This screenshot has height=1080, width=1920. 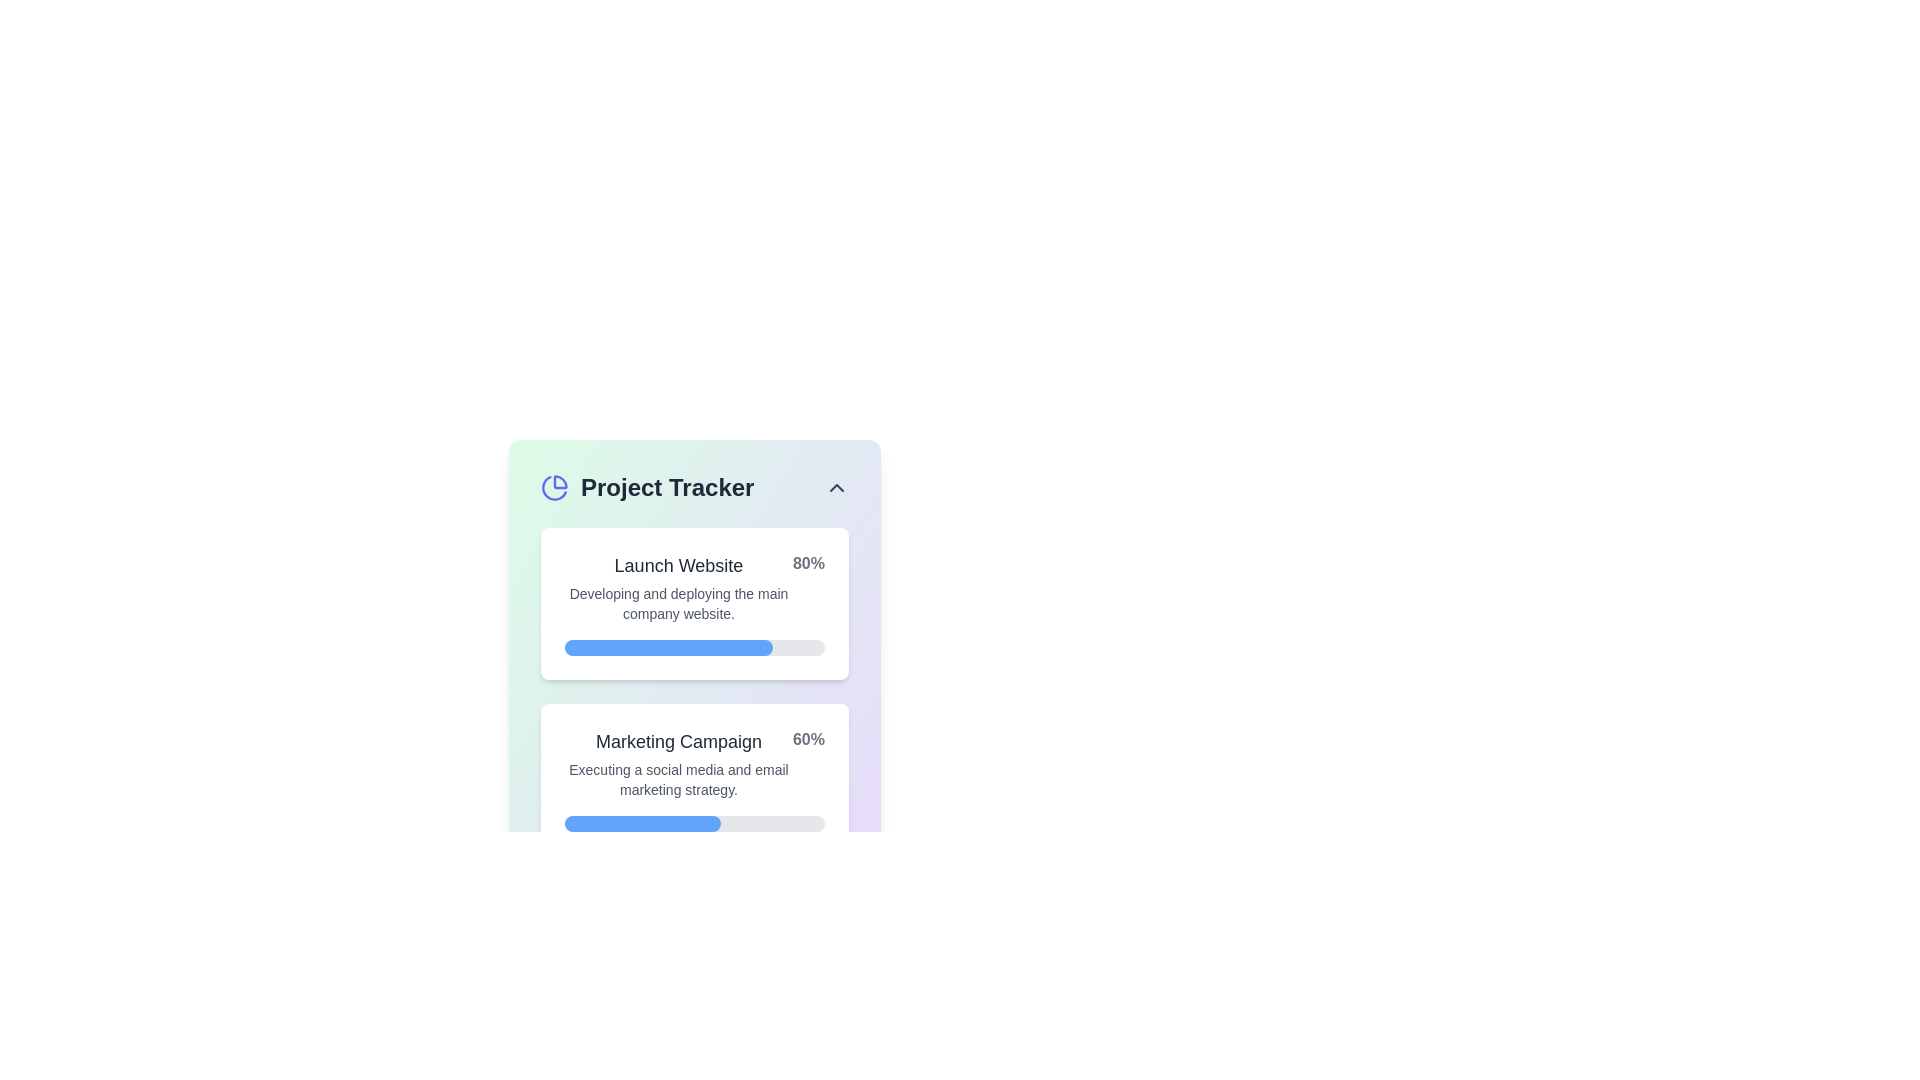 What do you see at coordinates (678, 603) in the screenshot?
I see `the text block containing the content 'Developing and deploying the main company website.' which is styled in a smaller gray font and located under the title 'Launch Website.'` at bounding box center [678, 603].